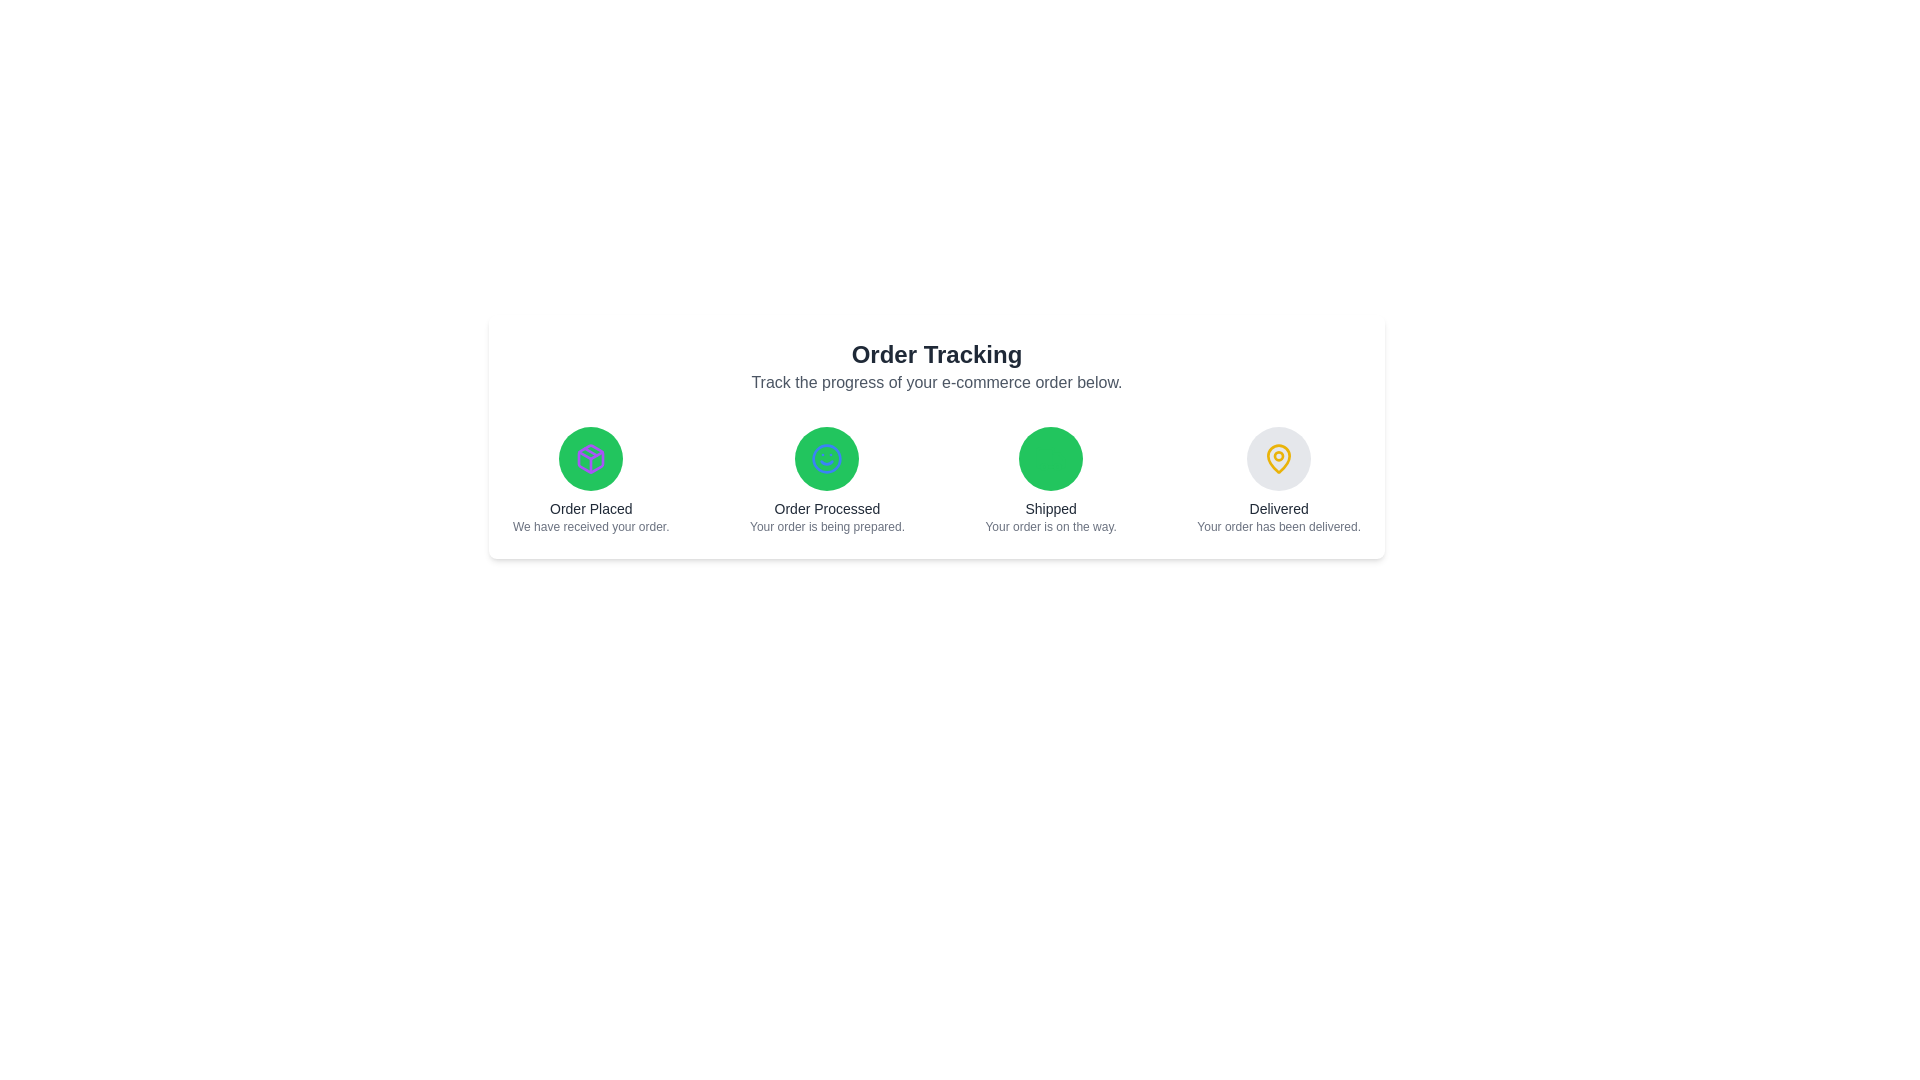 The height and width of the screenshot is (1080, 1920). I want to click on the circular button with a green background and a centered smiley face icon, which indicates the 'Order Processed' status, so click(827, 459).